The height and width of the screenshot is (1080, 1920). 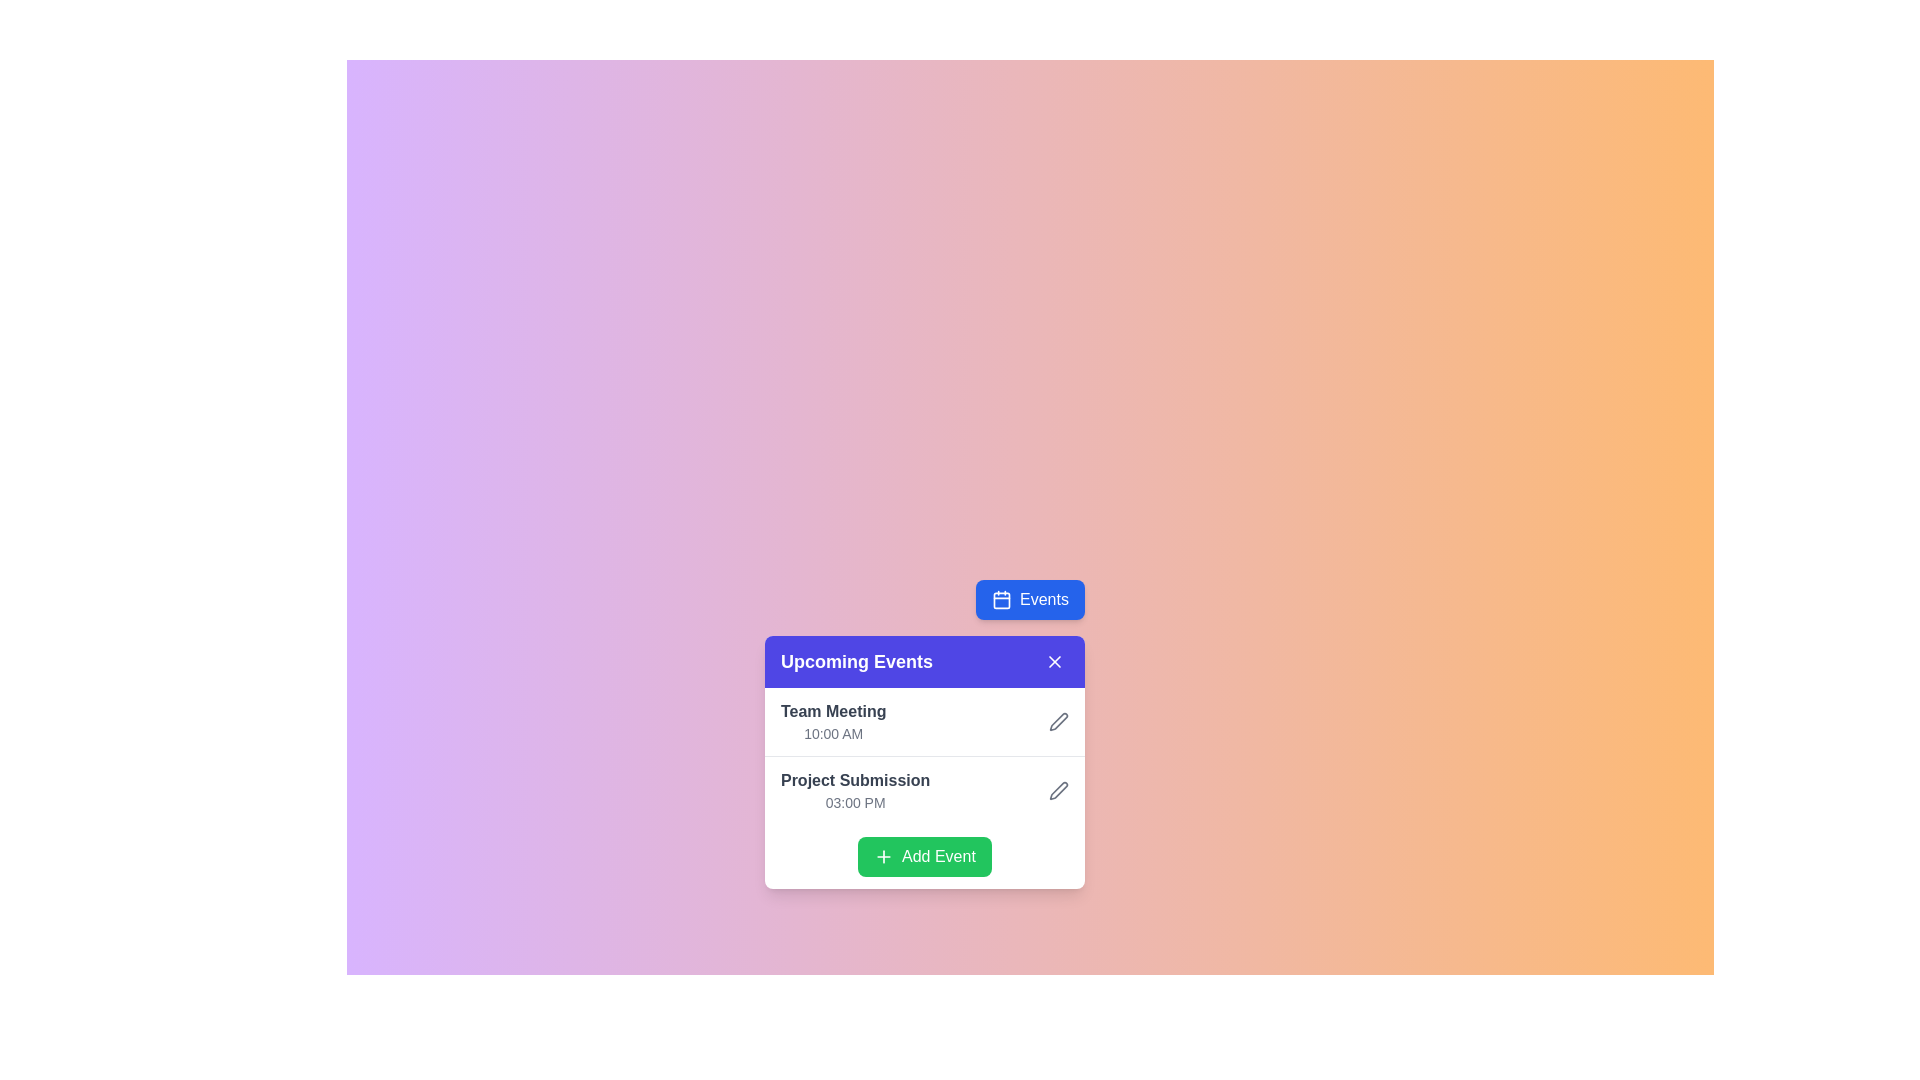 I want to click on the icon of the scheduled event 'Project Submission' in the 'Upcoming Events' section, so click(x=923, y=789).